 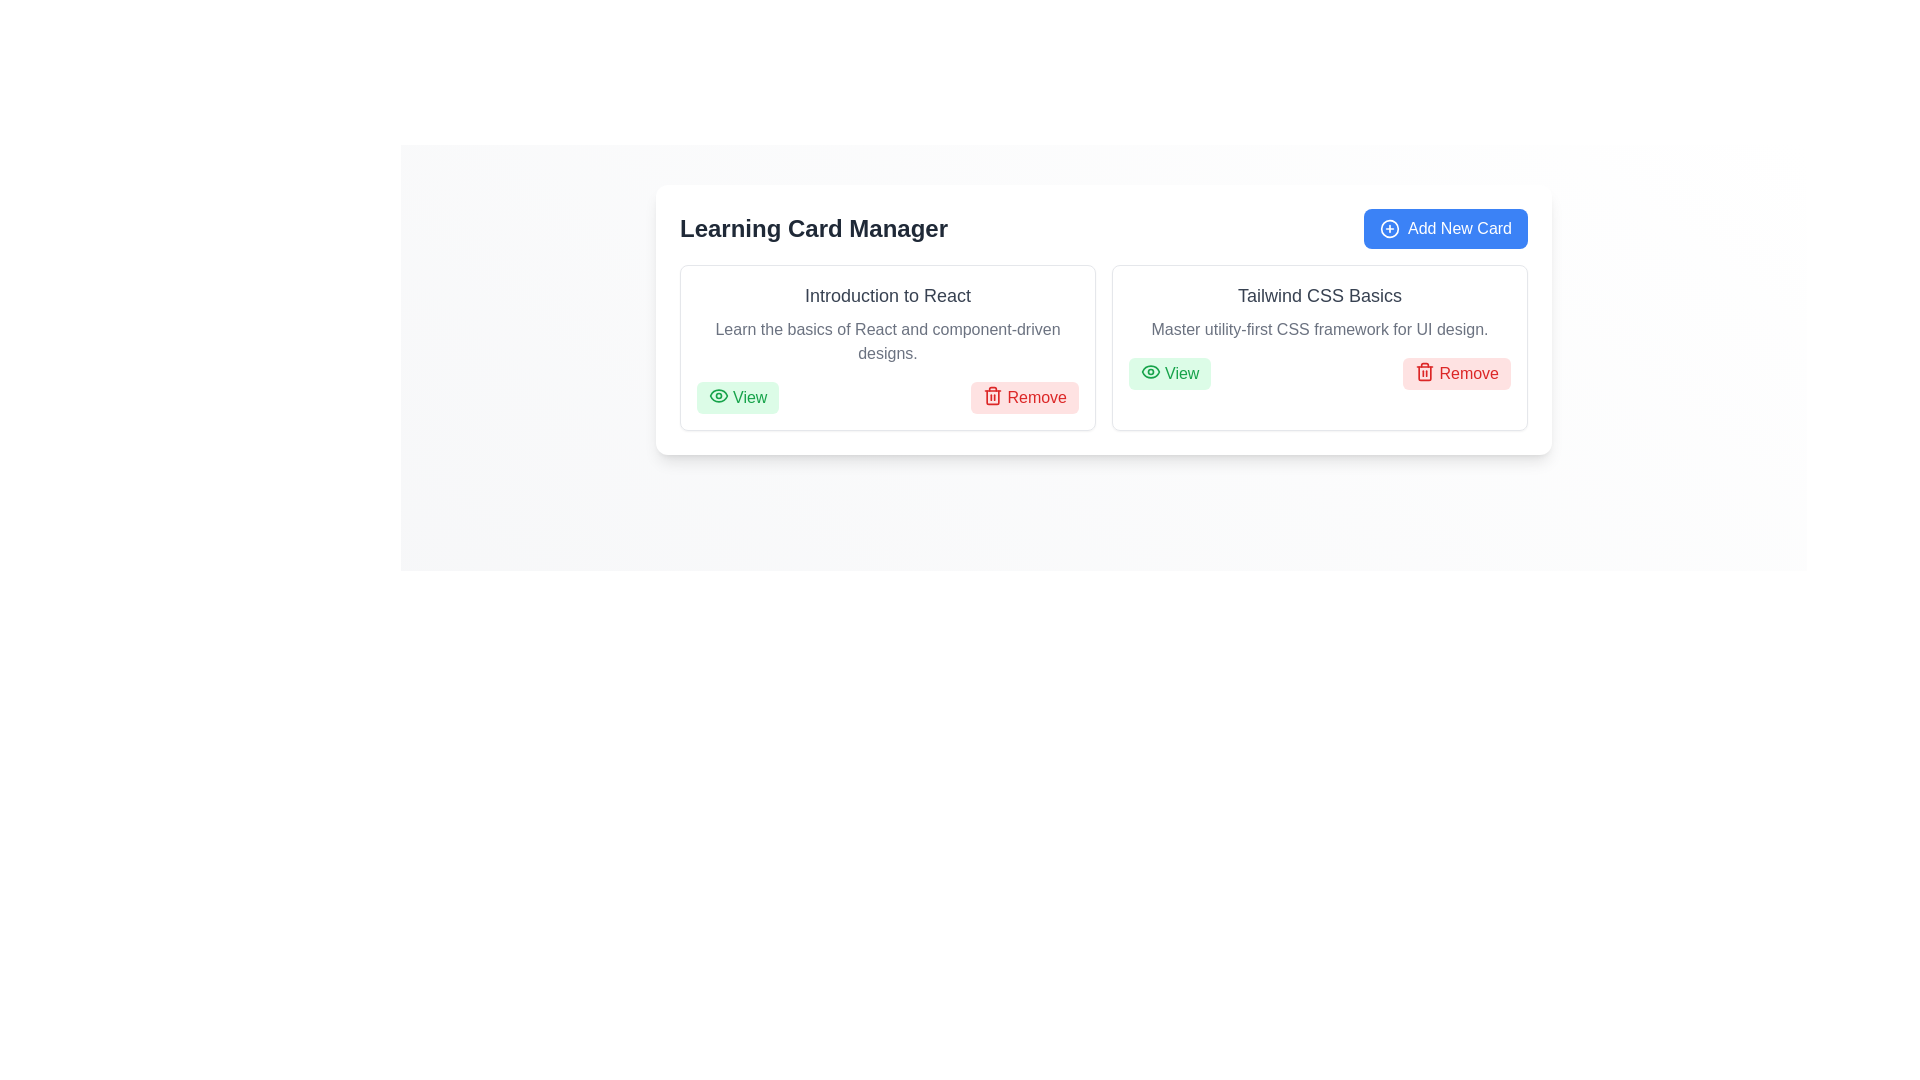 I want to click on the circular icon component that forms the central background of the 'Add' button, which features a plus symbol on a blue background, so click(x=1388, y=227).